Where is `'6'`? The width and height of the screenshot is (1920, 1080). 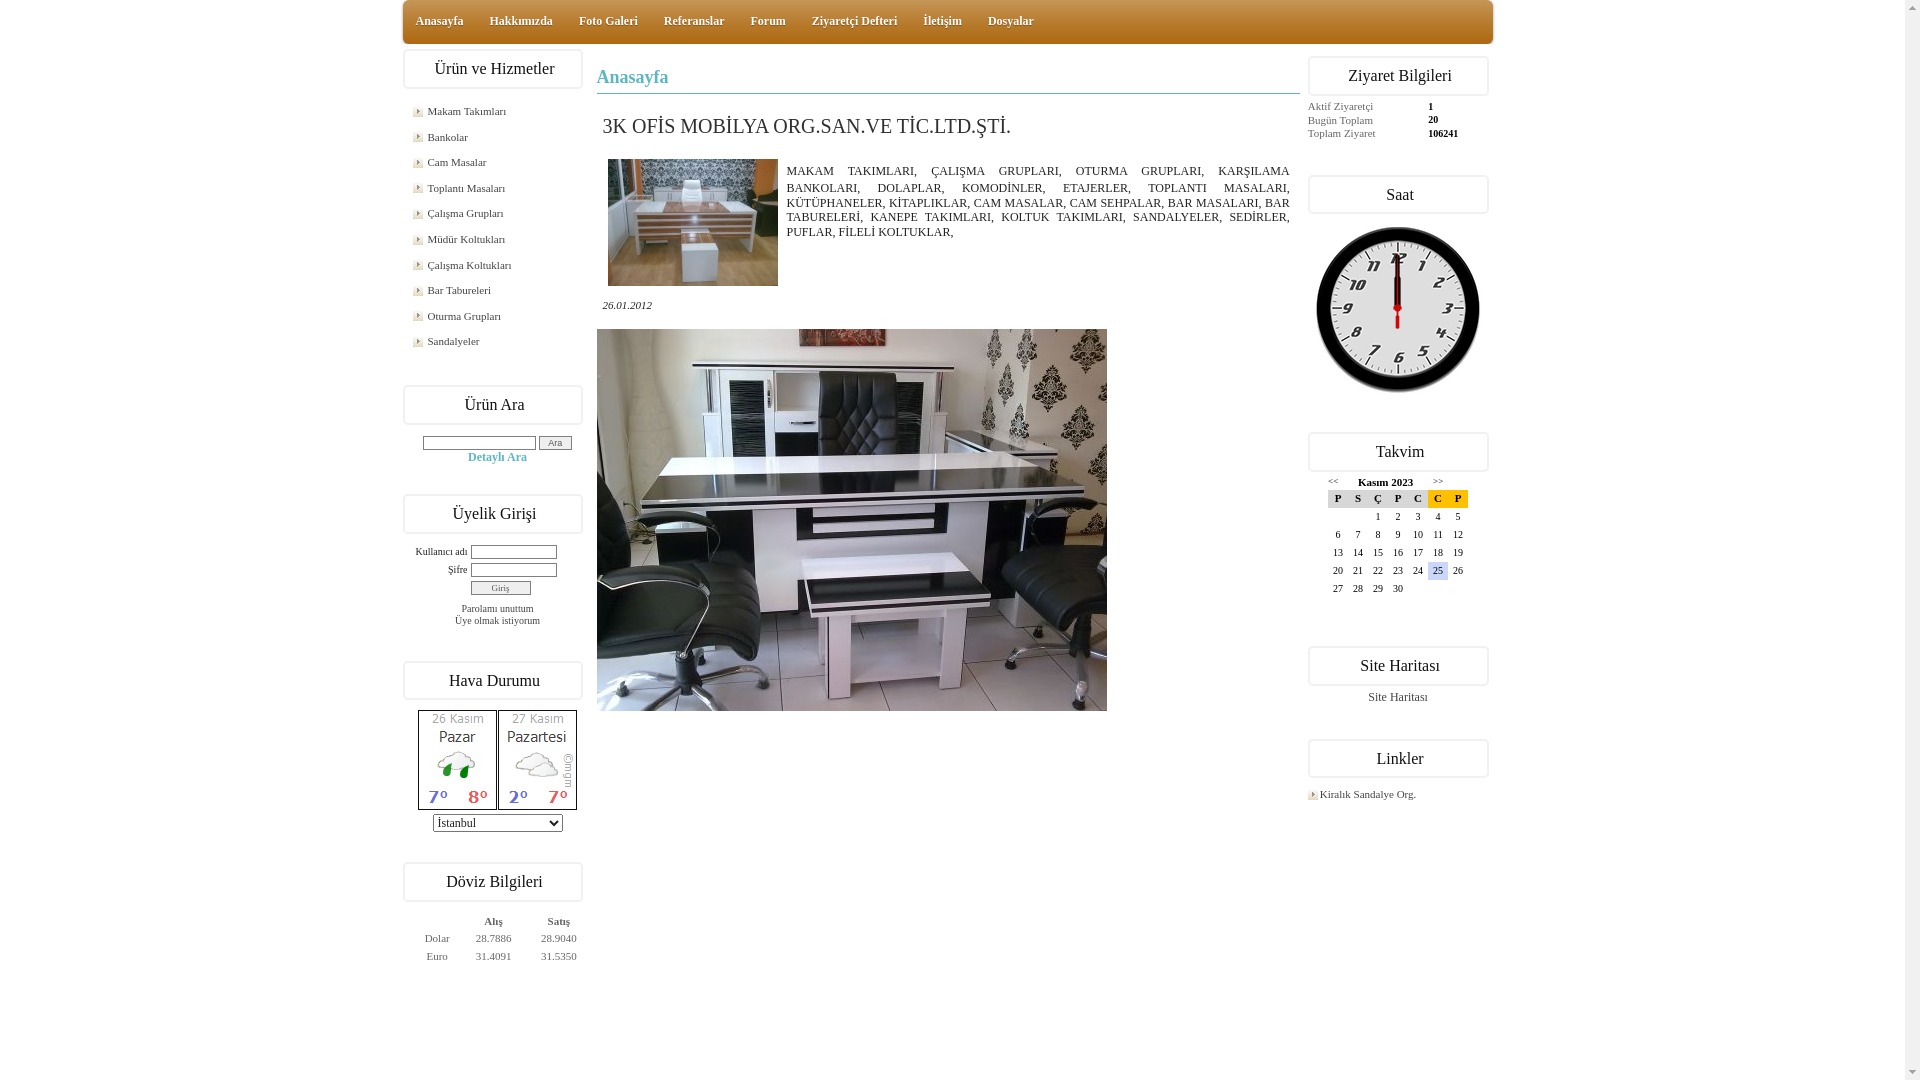 '6' is located at coordinates (1338, 534).